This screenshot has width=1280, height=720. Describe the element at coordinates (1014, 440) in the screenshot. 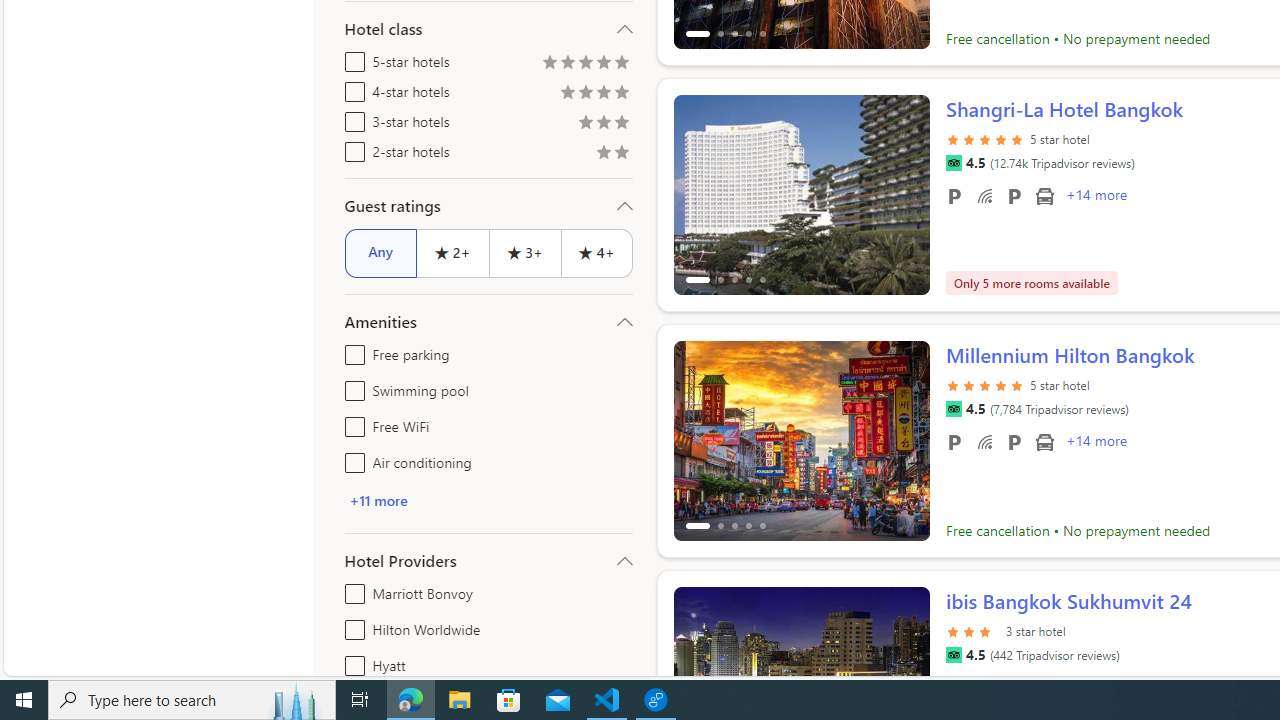

I see `'Valet parking'` at that location.